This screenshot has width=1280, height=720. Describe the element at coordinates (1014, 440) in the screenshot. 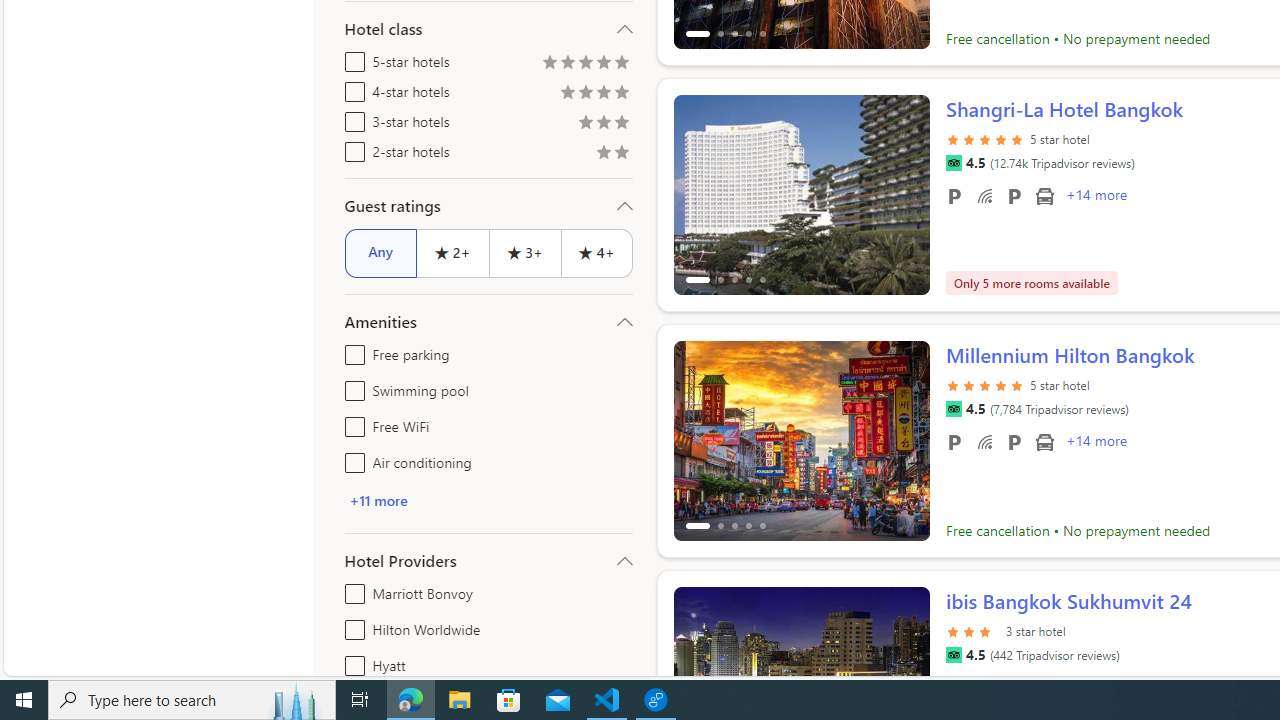

I see `'Valet parking'` at that location.